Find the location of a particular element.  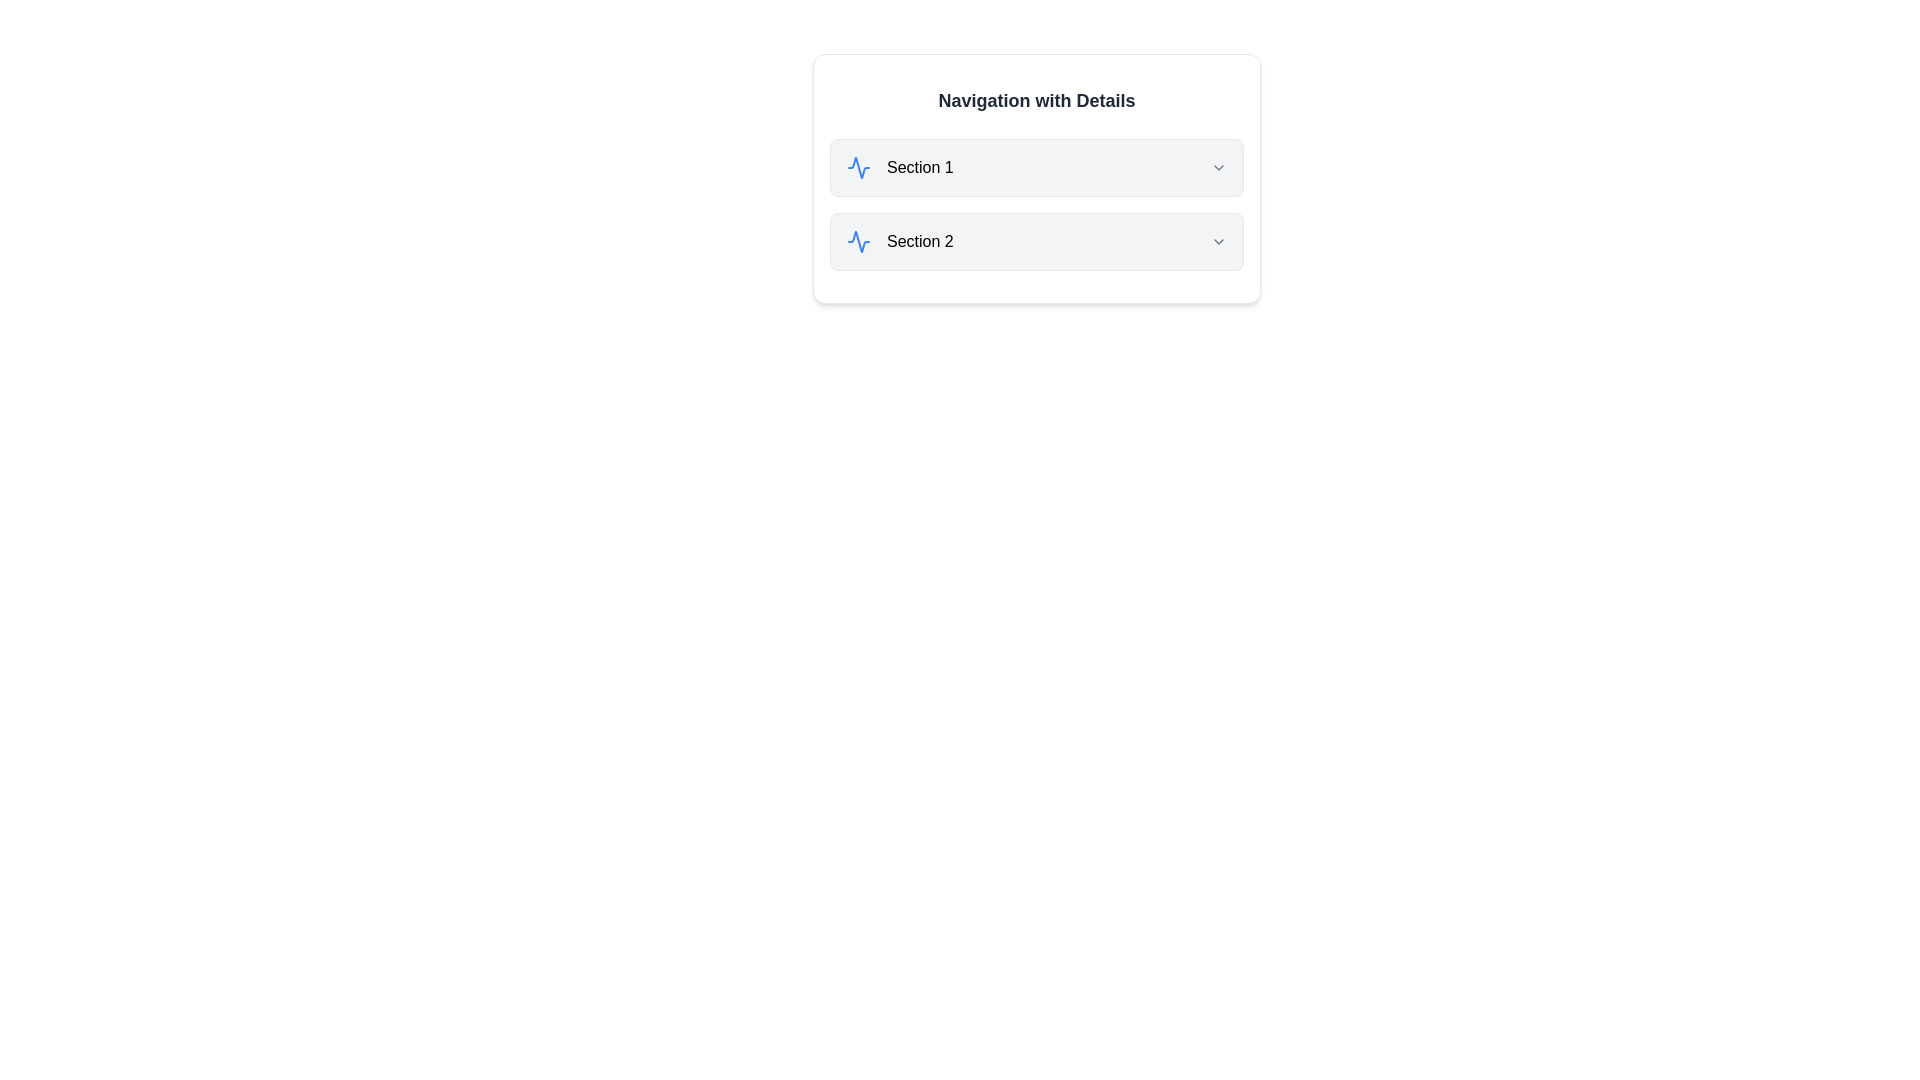

the text label displaying 'Section 1', which is styled with a medium font weight and is located in the middle of a navigation card, above 'Section 2' is located at coordinates (919, 167).